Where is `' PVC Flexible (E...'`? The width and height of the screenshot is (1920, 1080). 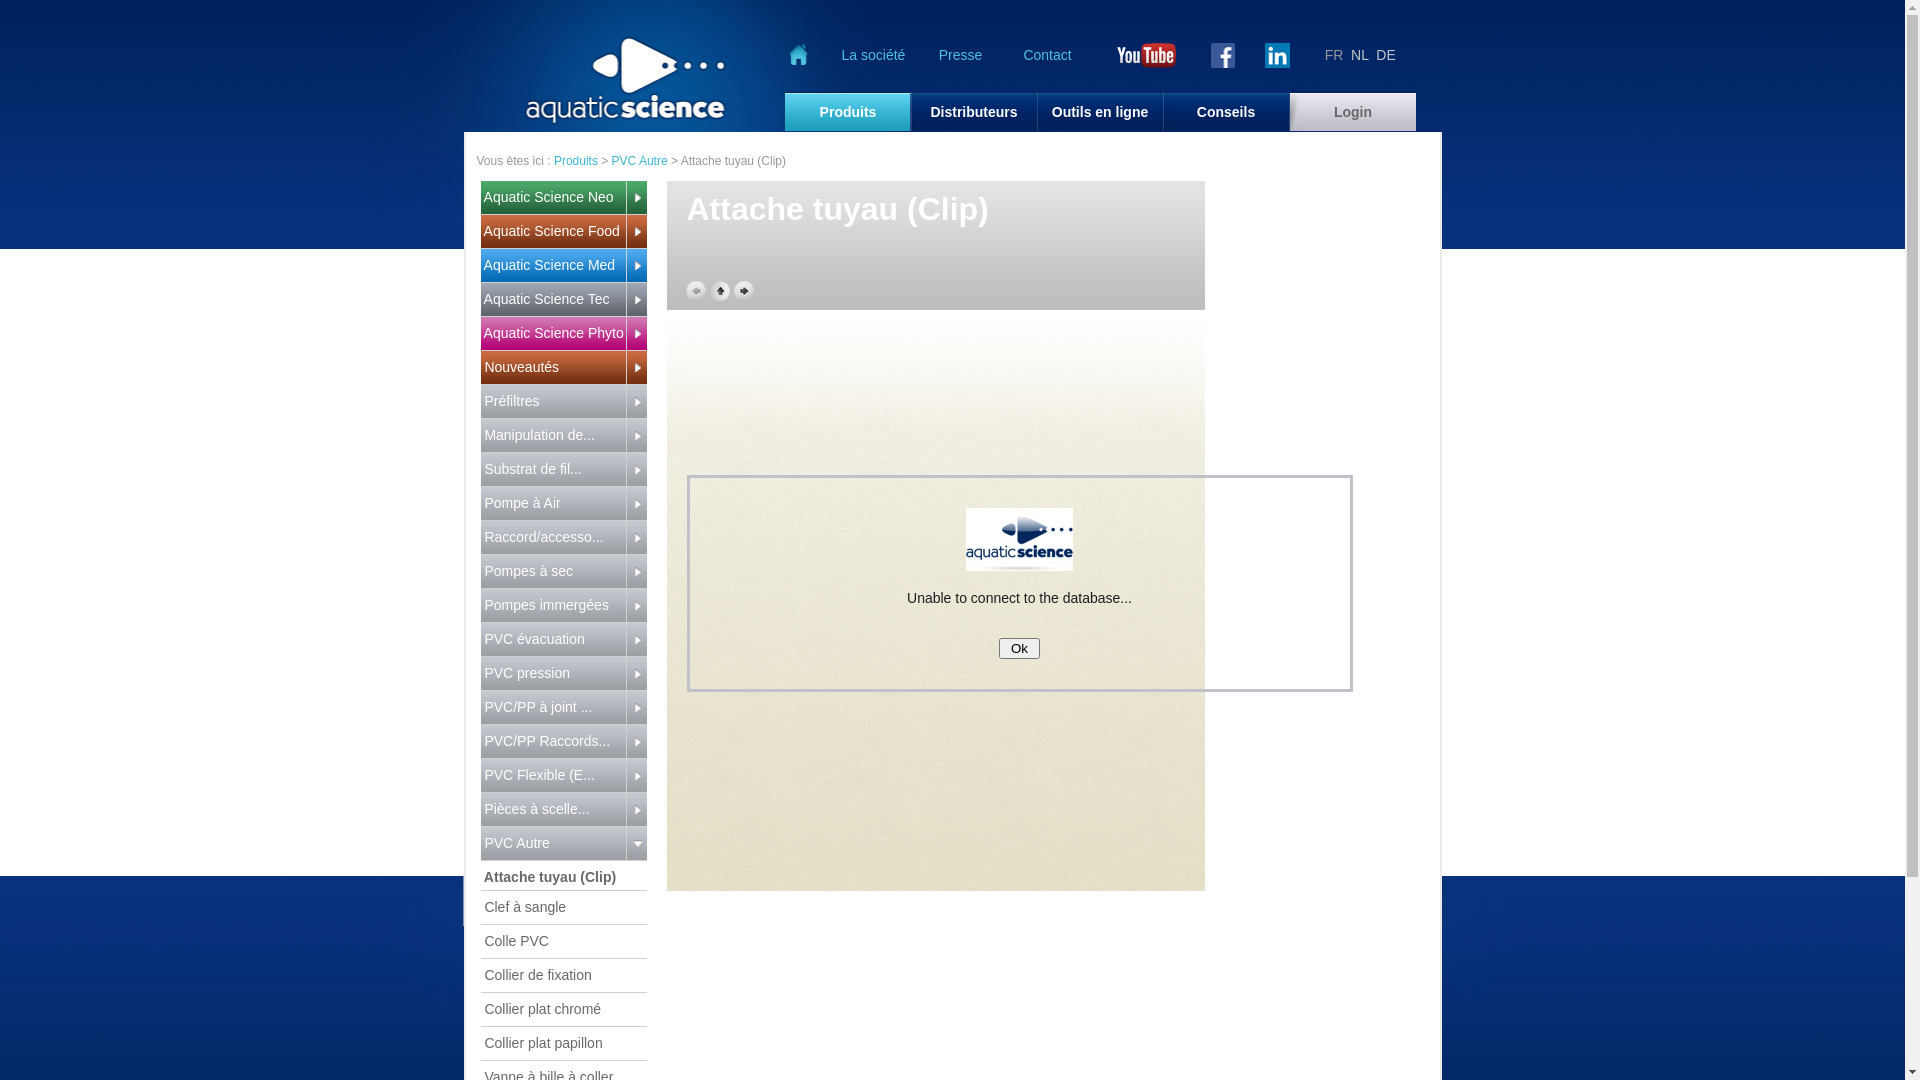 ' PVC Flexible (E...' is located at coordinates (480, 774).